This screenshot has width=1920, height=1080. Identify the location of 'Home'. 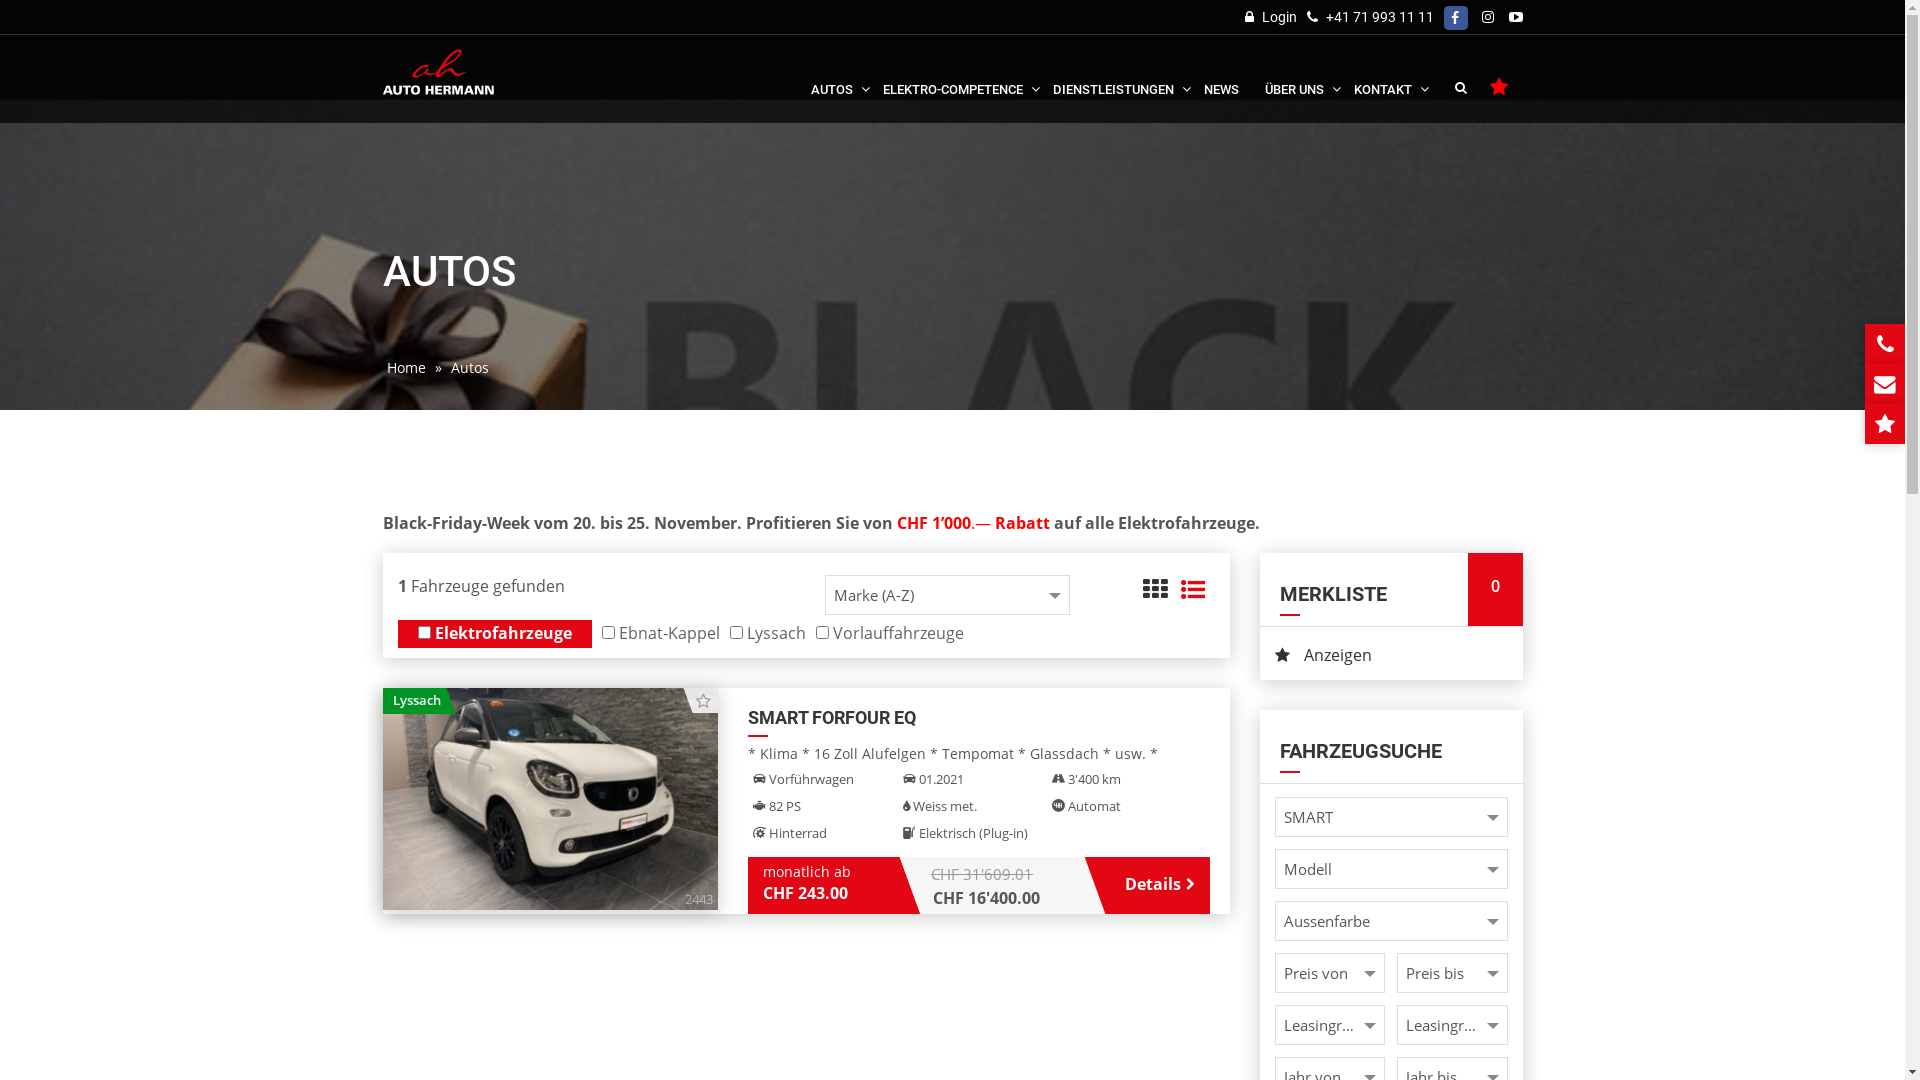
(382, 367).